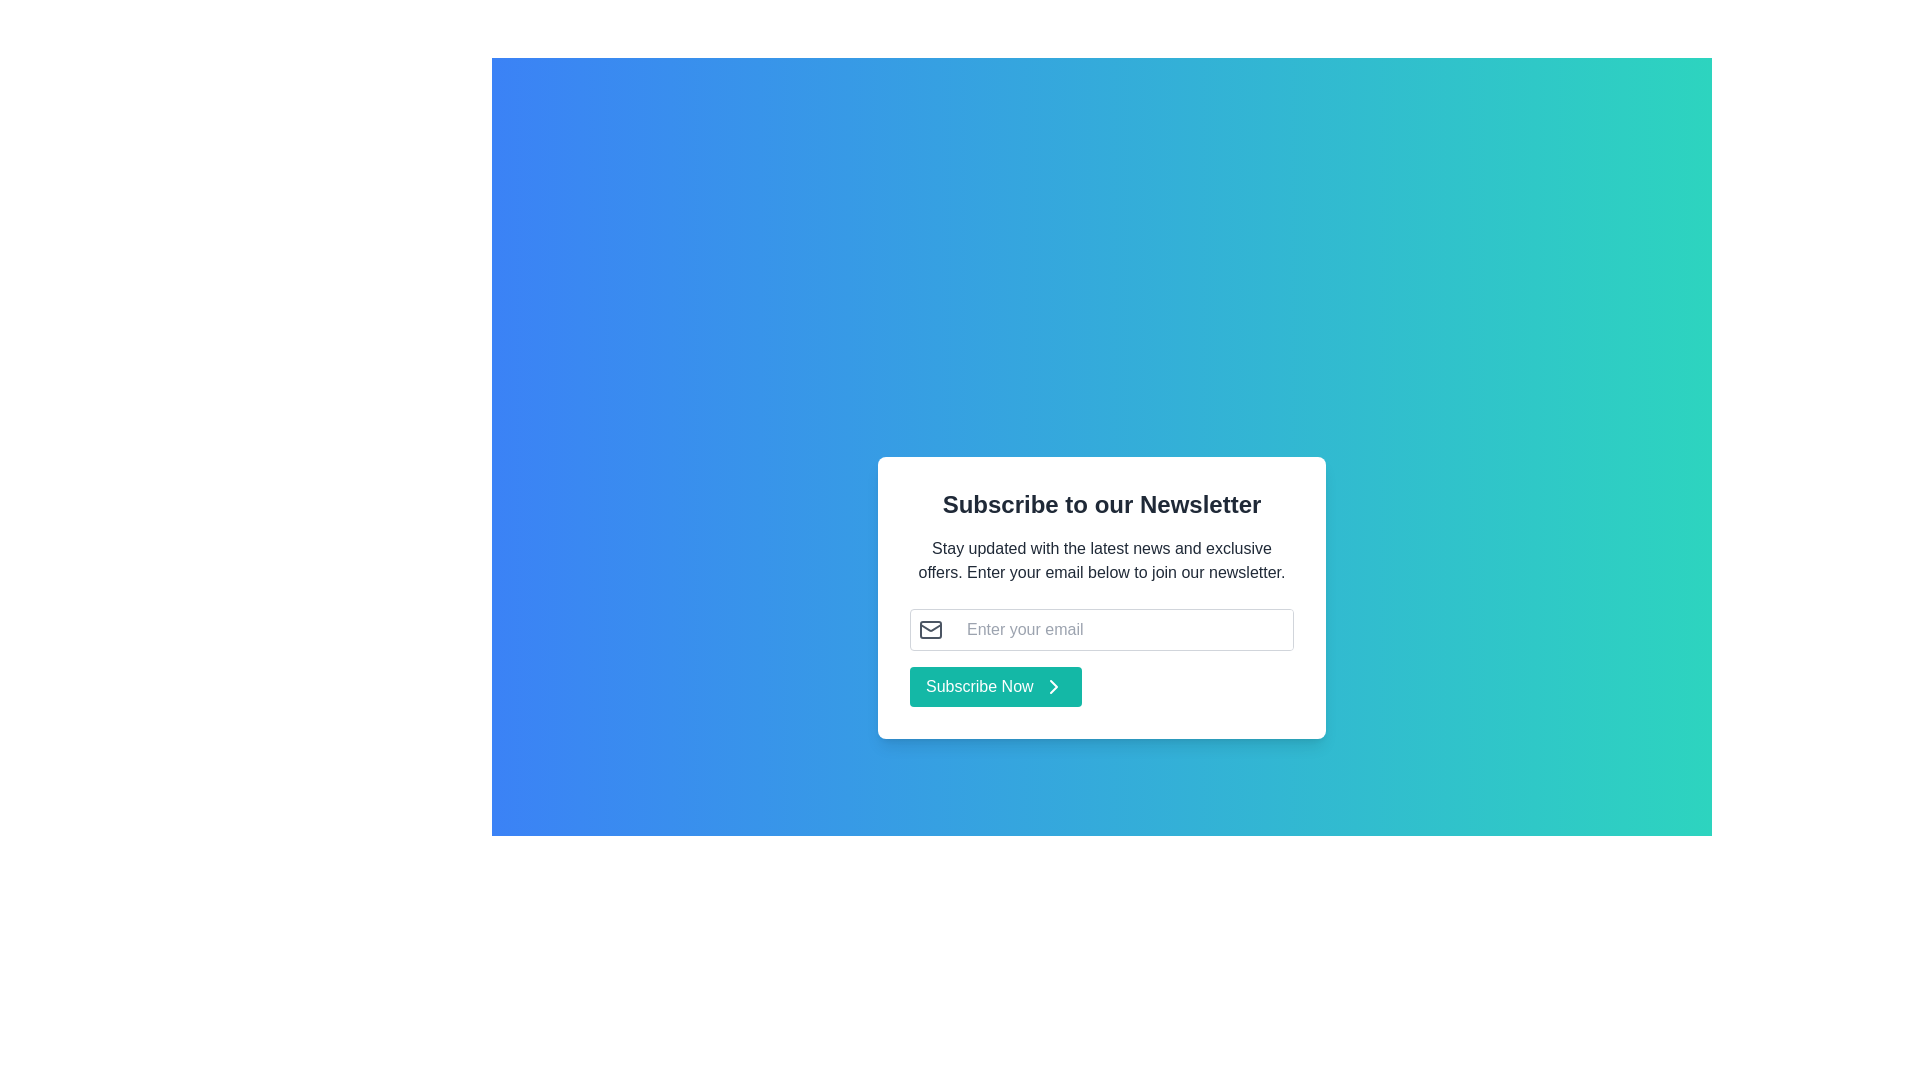 Image resolution: width=1920 pixels, height=1080 pixels. What do you see at coordinates (995, 685) in the screenshot?
I see `the subscription submission button located in the bottom right quarter of the subscription card` at bounding box center [995, 685].